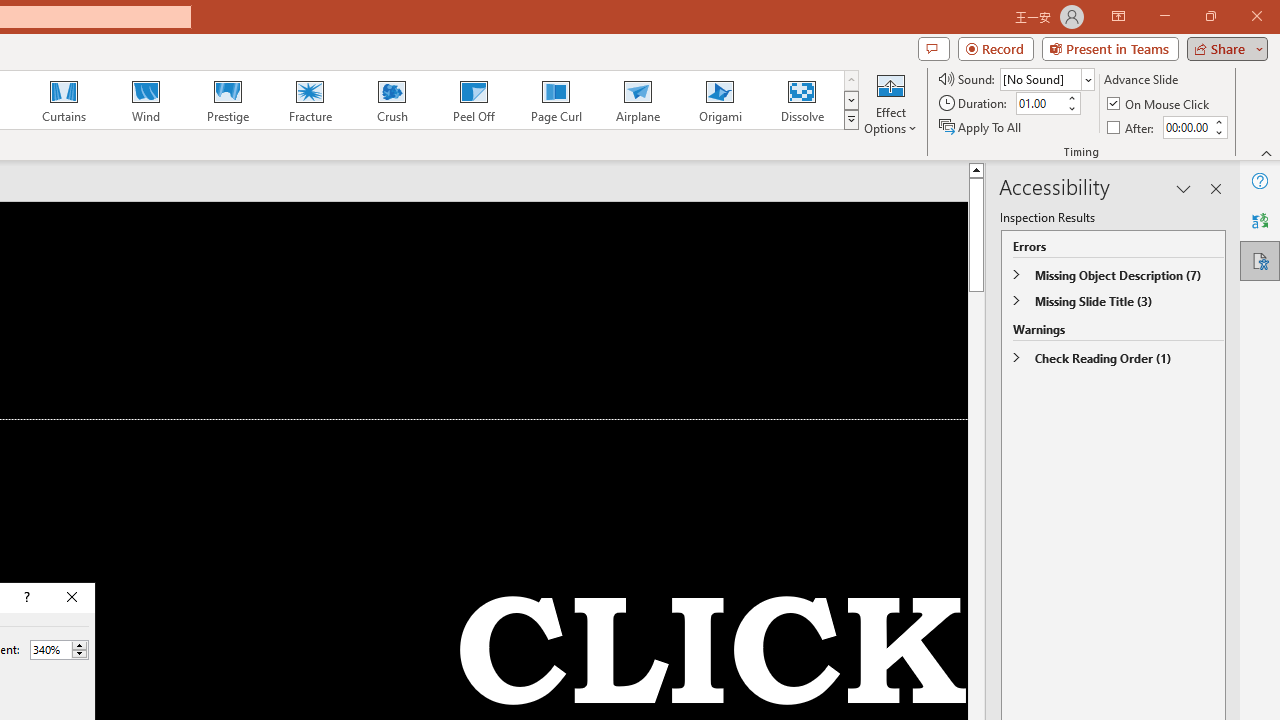 Image resolution: width=1280 pixels, height=720 pixels. What do you see at coordinates (636, 100) in the screenshot?
I see `'Airplane'` at bounding box center [636, 100].